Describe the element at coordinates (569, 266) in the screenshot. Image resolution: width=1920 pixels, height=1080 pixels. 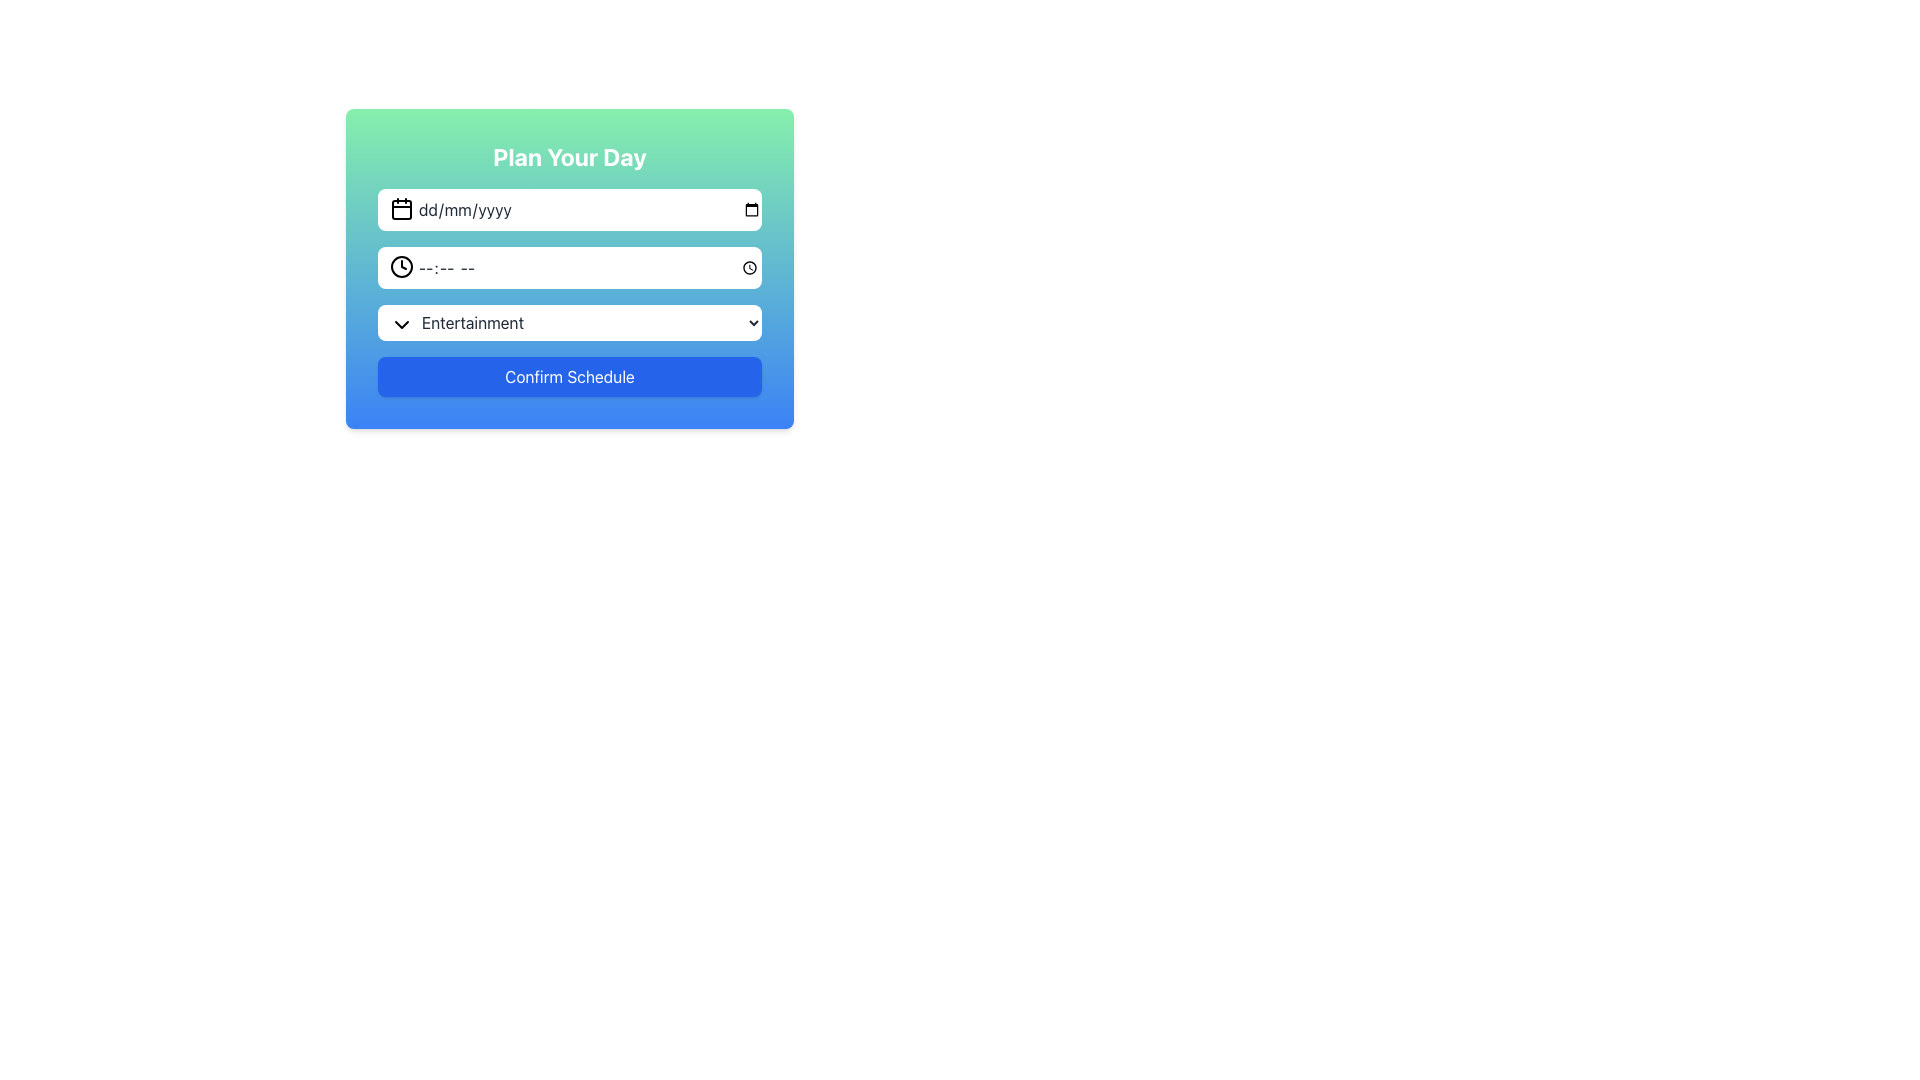
I see `the time input field with a clock icon` at that location.